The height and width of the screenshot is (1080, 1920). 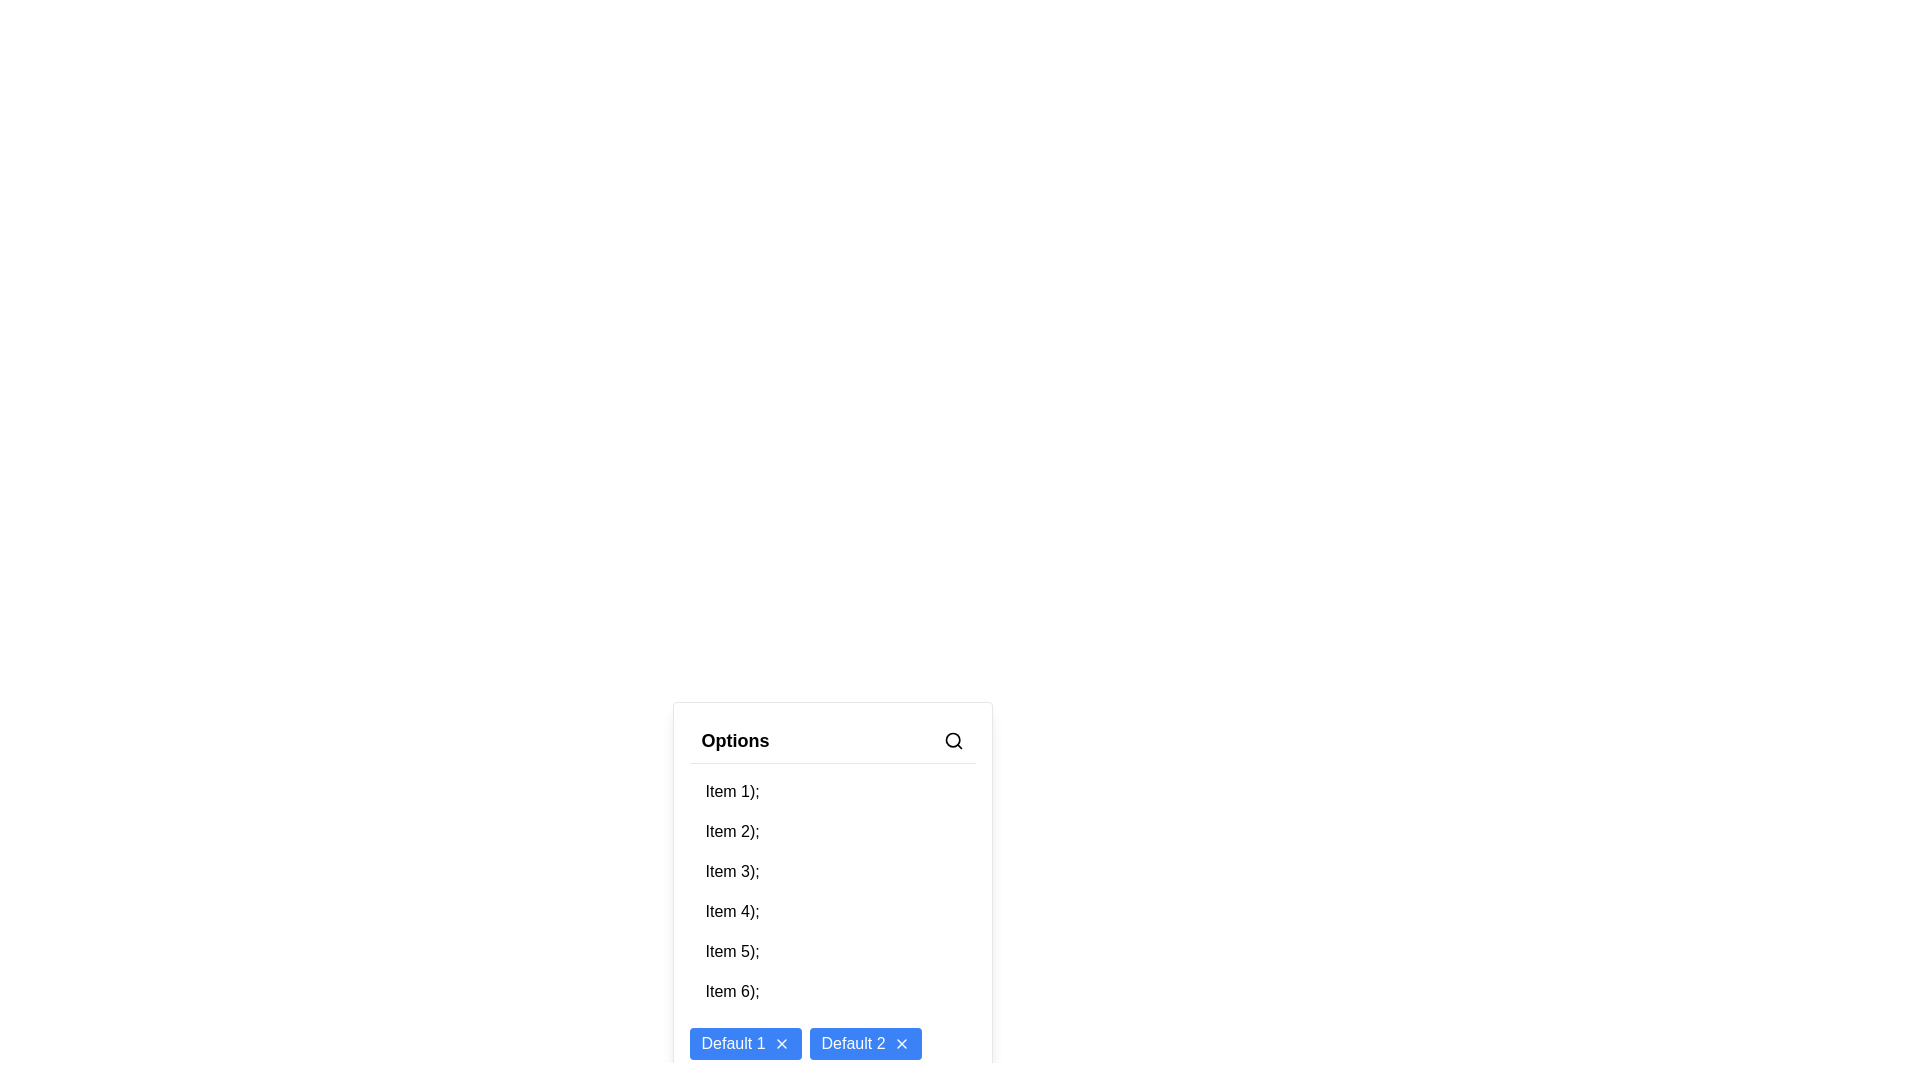 What do you see at coordinates (832, 991) in the screenshot?
I see `the list item component displaying 'Item 6);', which is styled with padding and hover effects, positioned between 'Item 5);' and 'Item 7);'` at bounding box center [832, 991].